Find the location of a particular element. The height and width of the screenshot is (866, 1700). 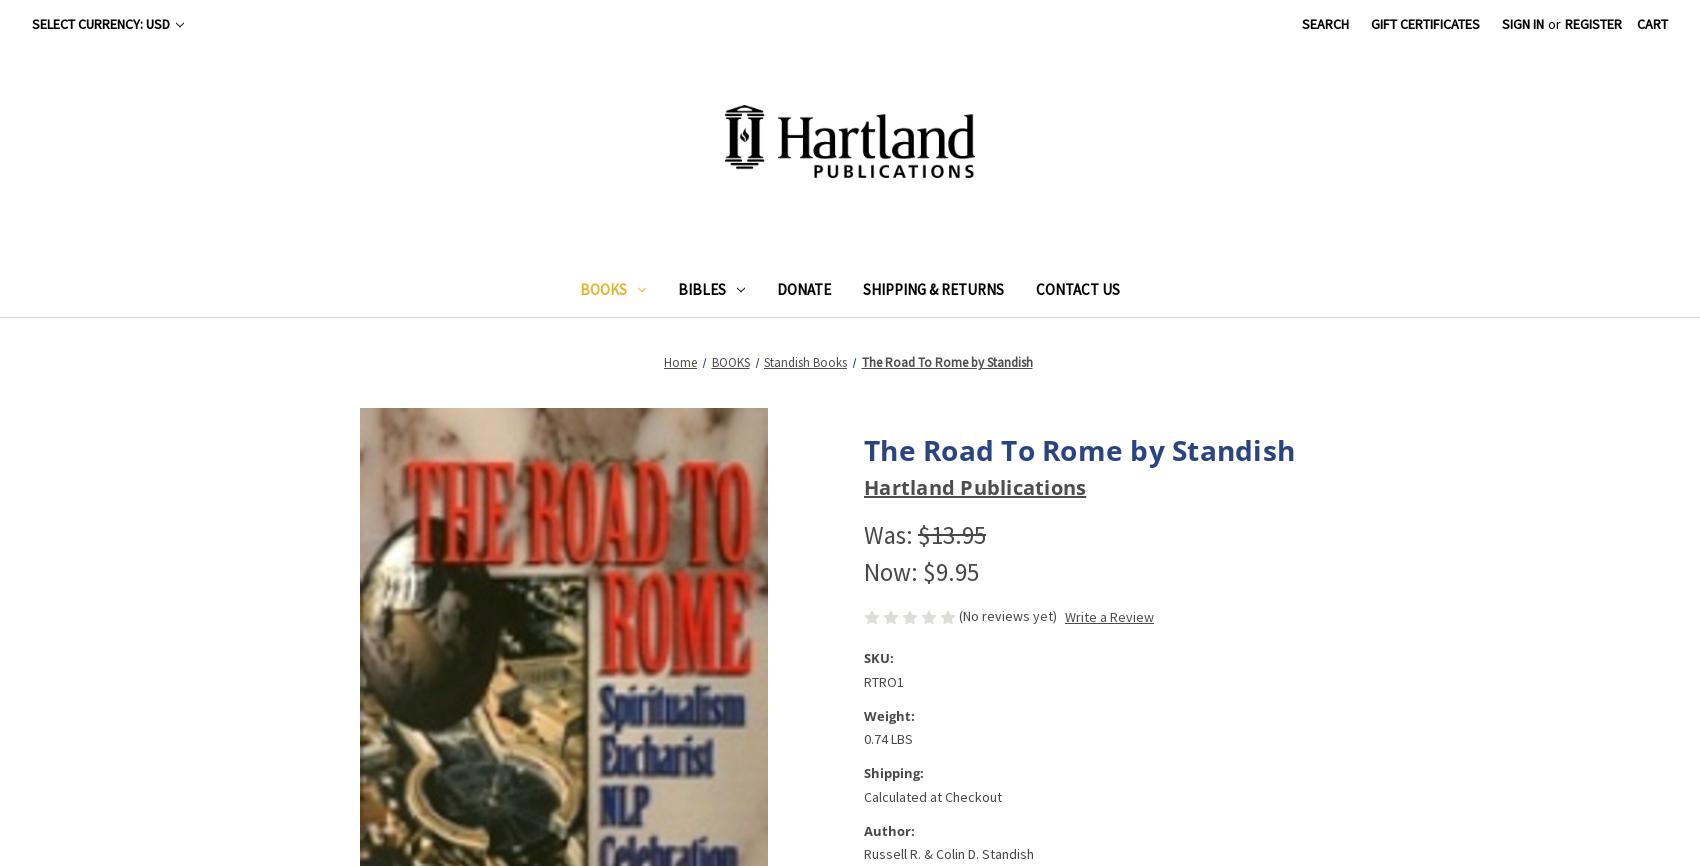

'Register' is located at coordinates (1593, 23).